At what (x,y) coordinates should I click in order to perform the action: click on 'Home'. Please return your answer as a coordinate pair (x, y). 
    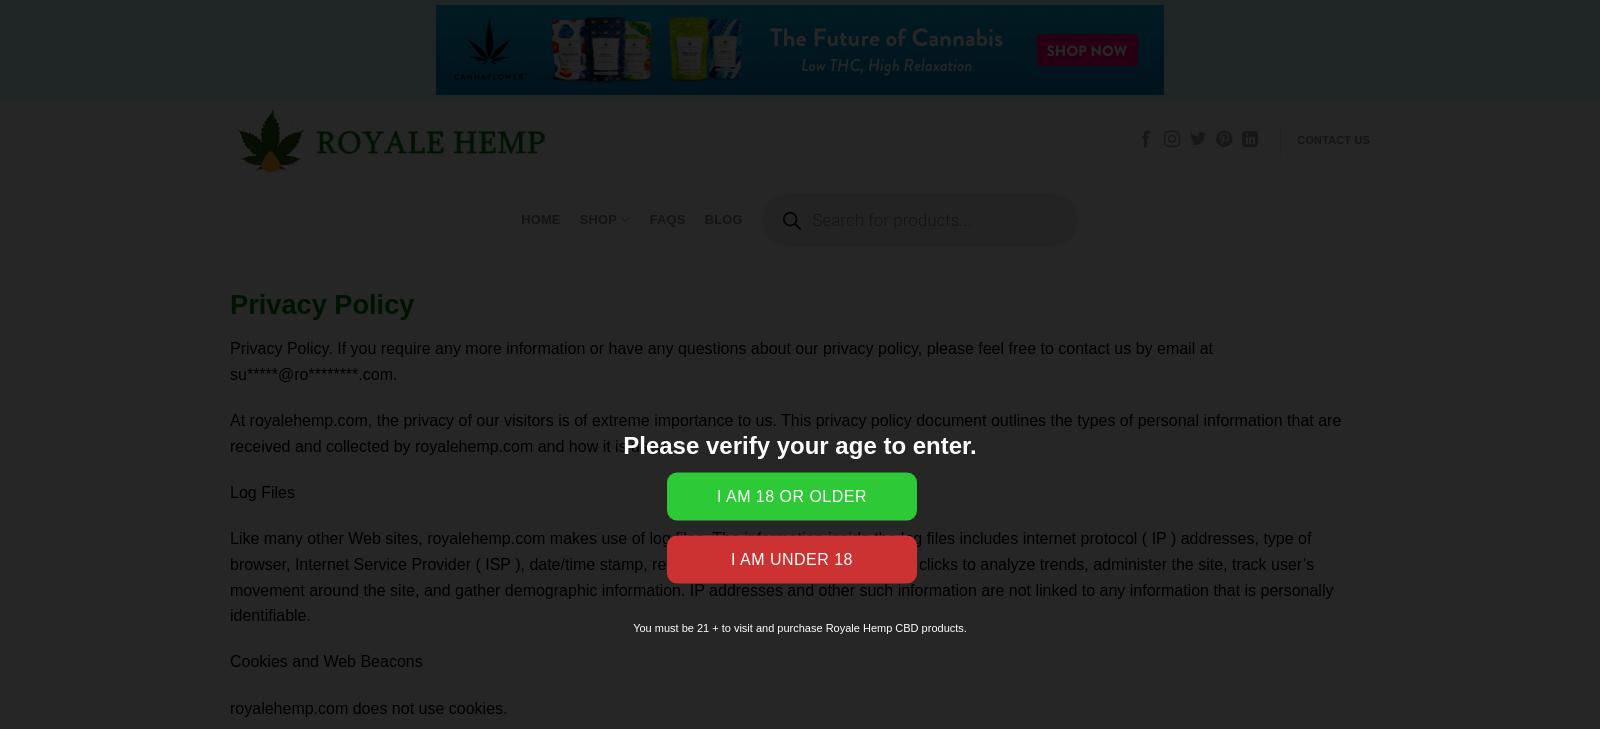
    Looking at the image, I should click on (539, 218).